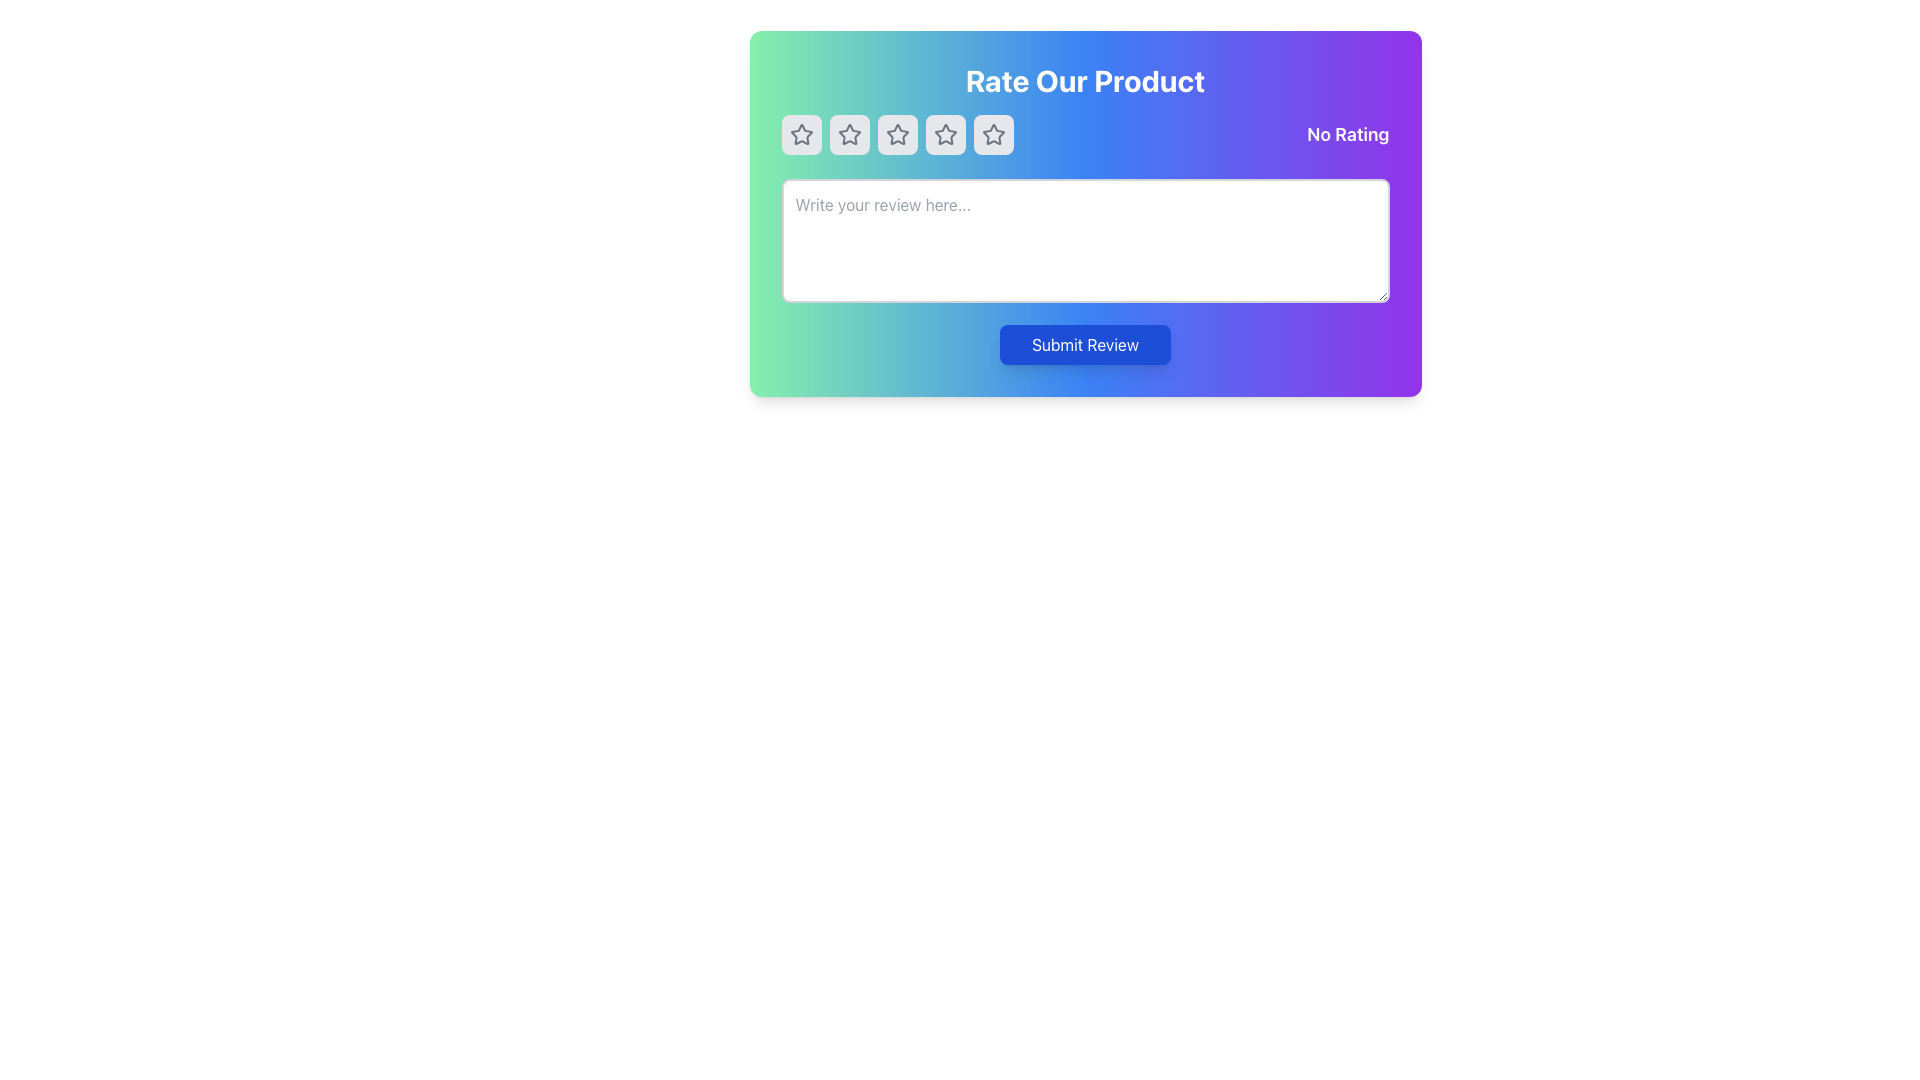 The height and width of the screenshot is (1080, 1920). Describe the element at coordinates (849, 135) in the screenshot. I see `the second star icon in the rating system located under the text 'Rate Our Product' and above the text input field` at that location.